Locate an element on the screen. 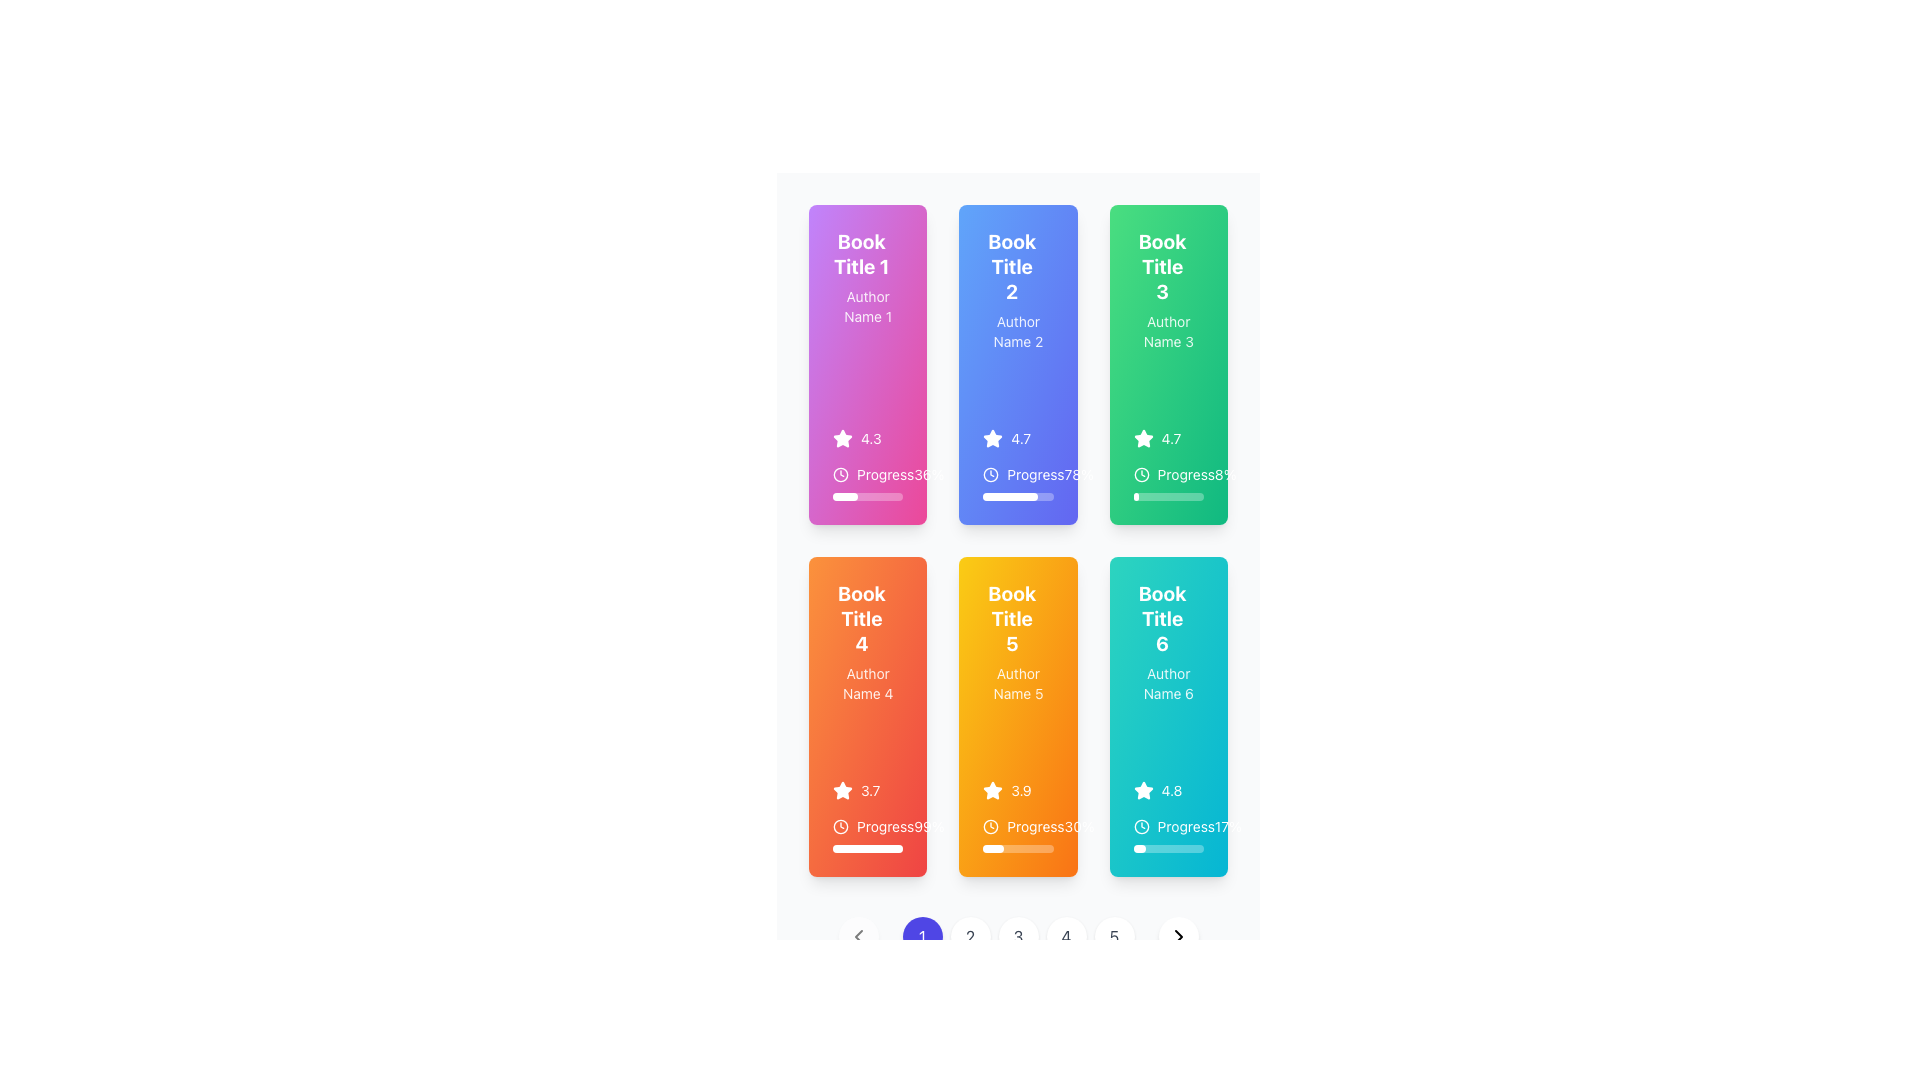 The height and width of the screenshot is (1080, 1920). the star-shaped icon representing a rating of '4.7' for 'Book Title 2' located in the bottom left section of the card is located at coordinates (993, 438).